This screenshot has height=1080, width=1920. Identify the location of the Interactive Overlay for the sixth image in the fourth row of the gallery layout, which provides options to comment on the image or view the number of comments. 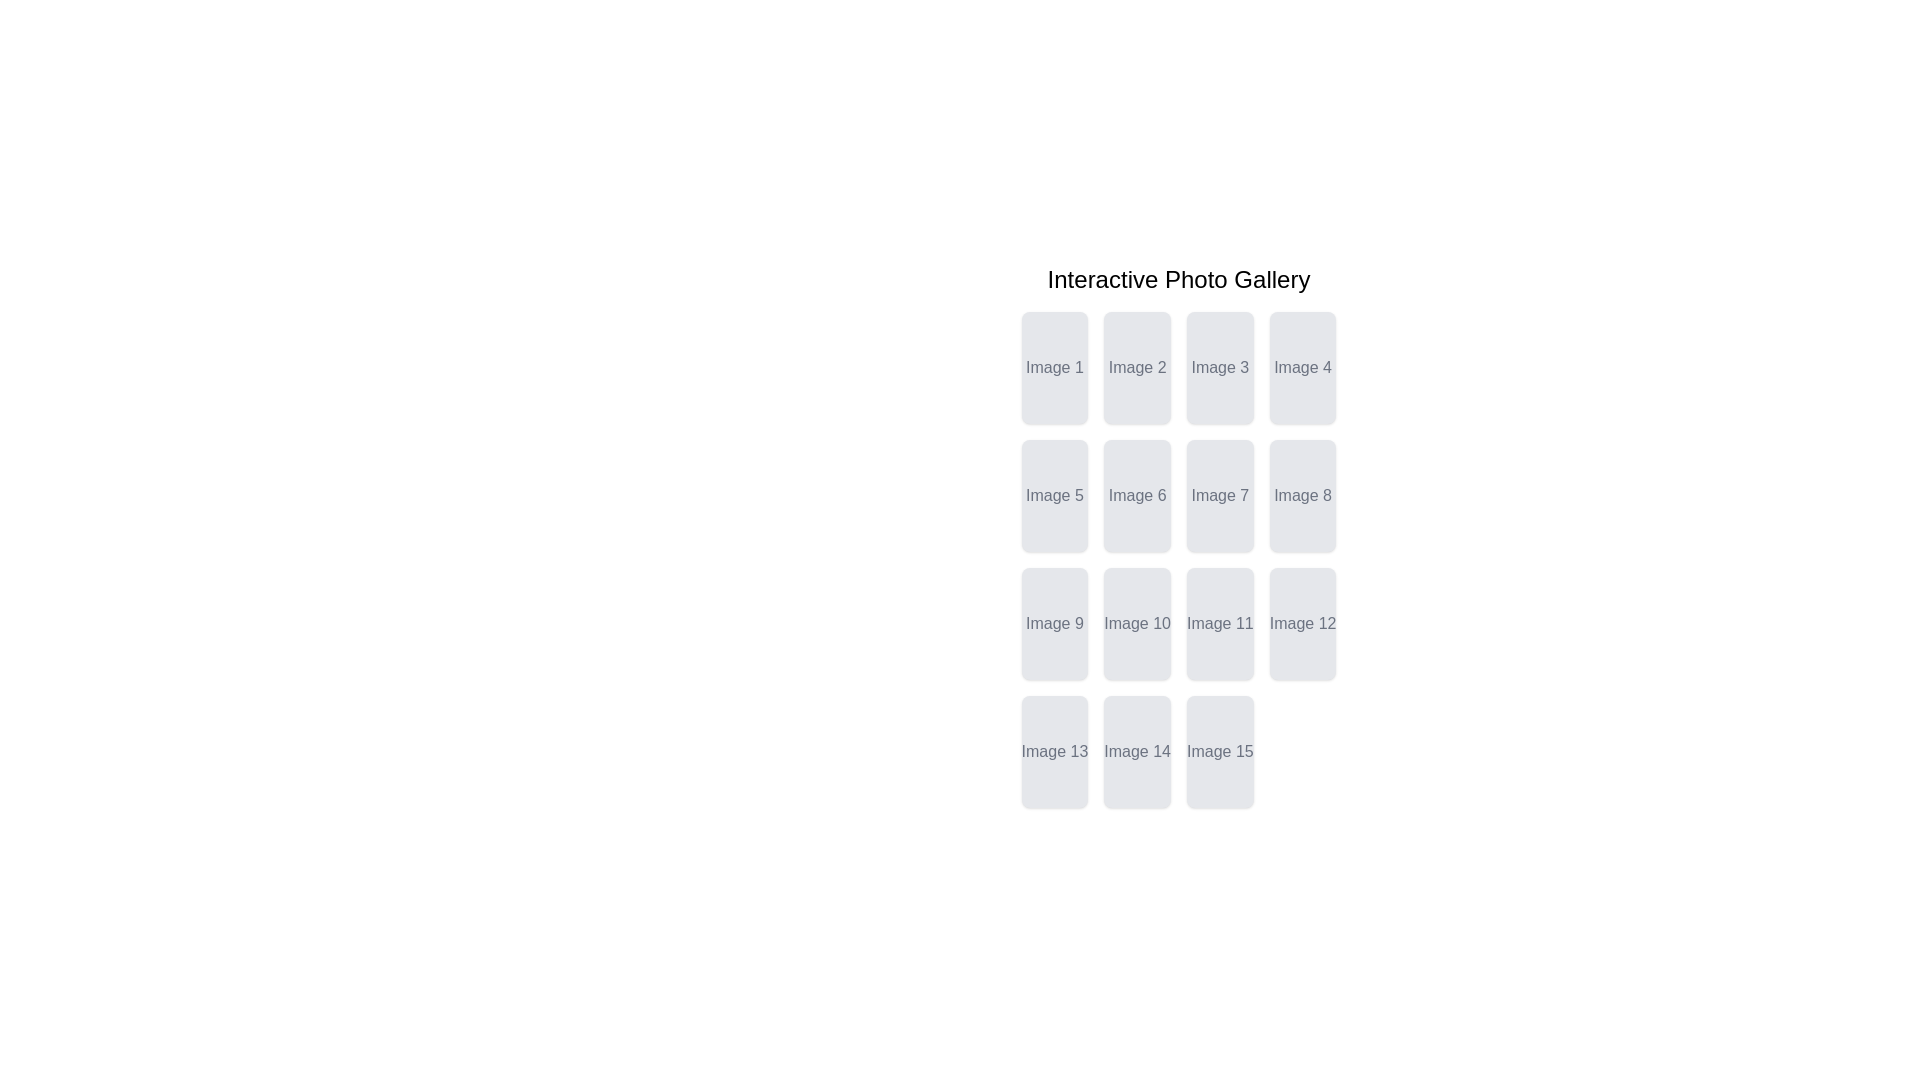
(1137, 511).